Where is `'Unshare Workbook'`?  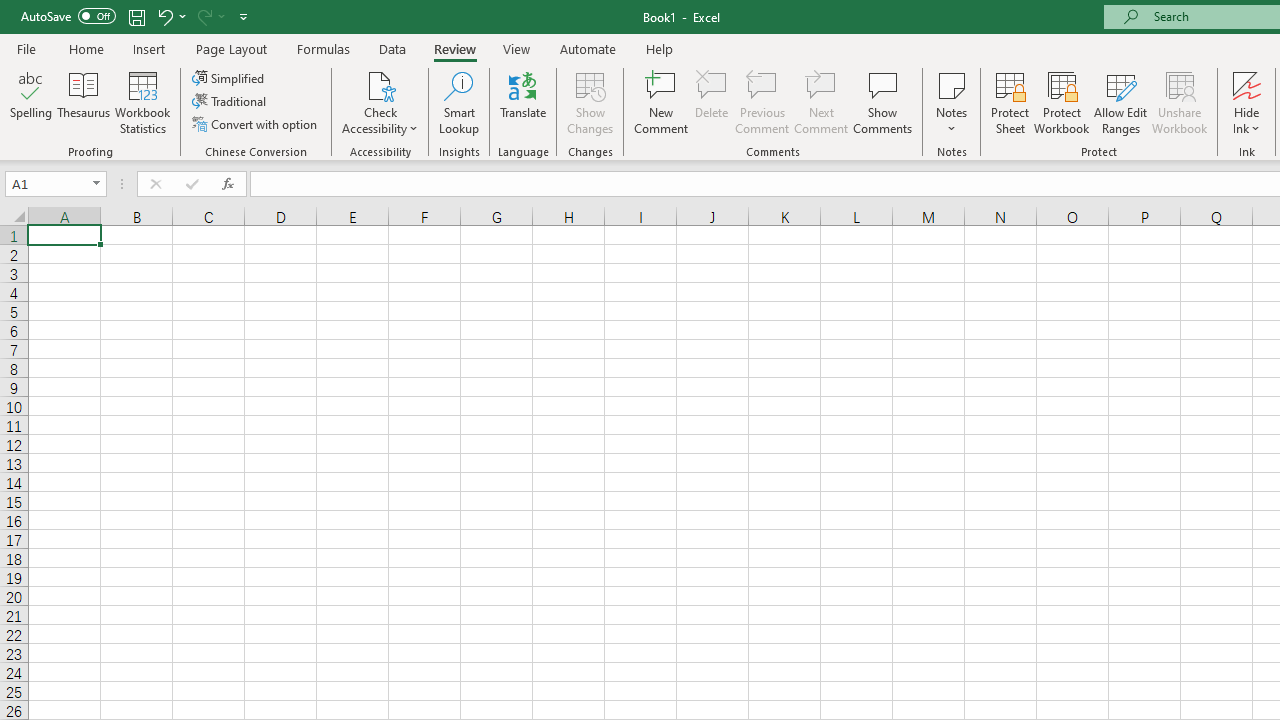
'Unshare Workbook' is located at coordinates (1179, 103).